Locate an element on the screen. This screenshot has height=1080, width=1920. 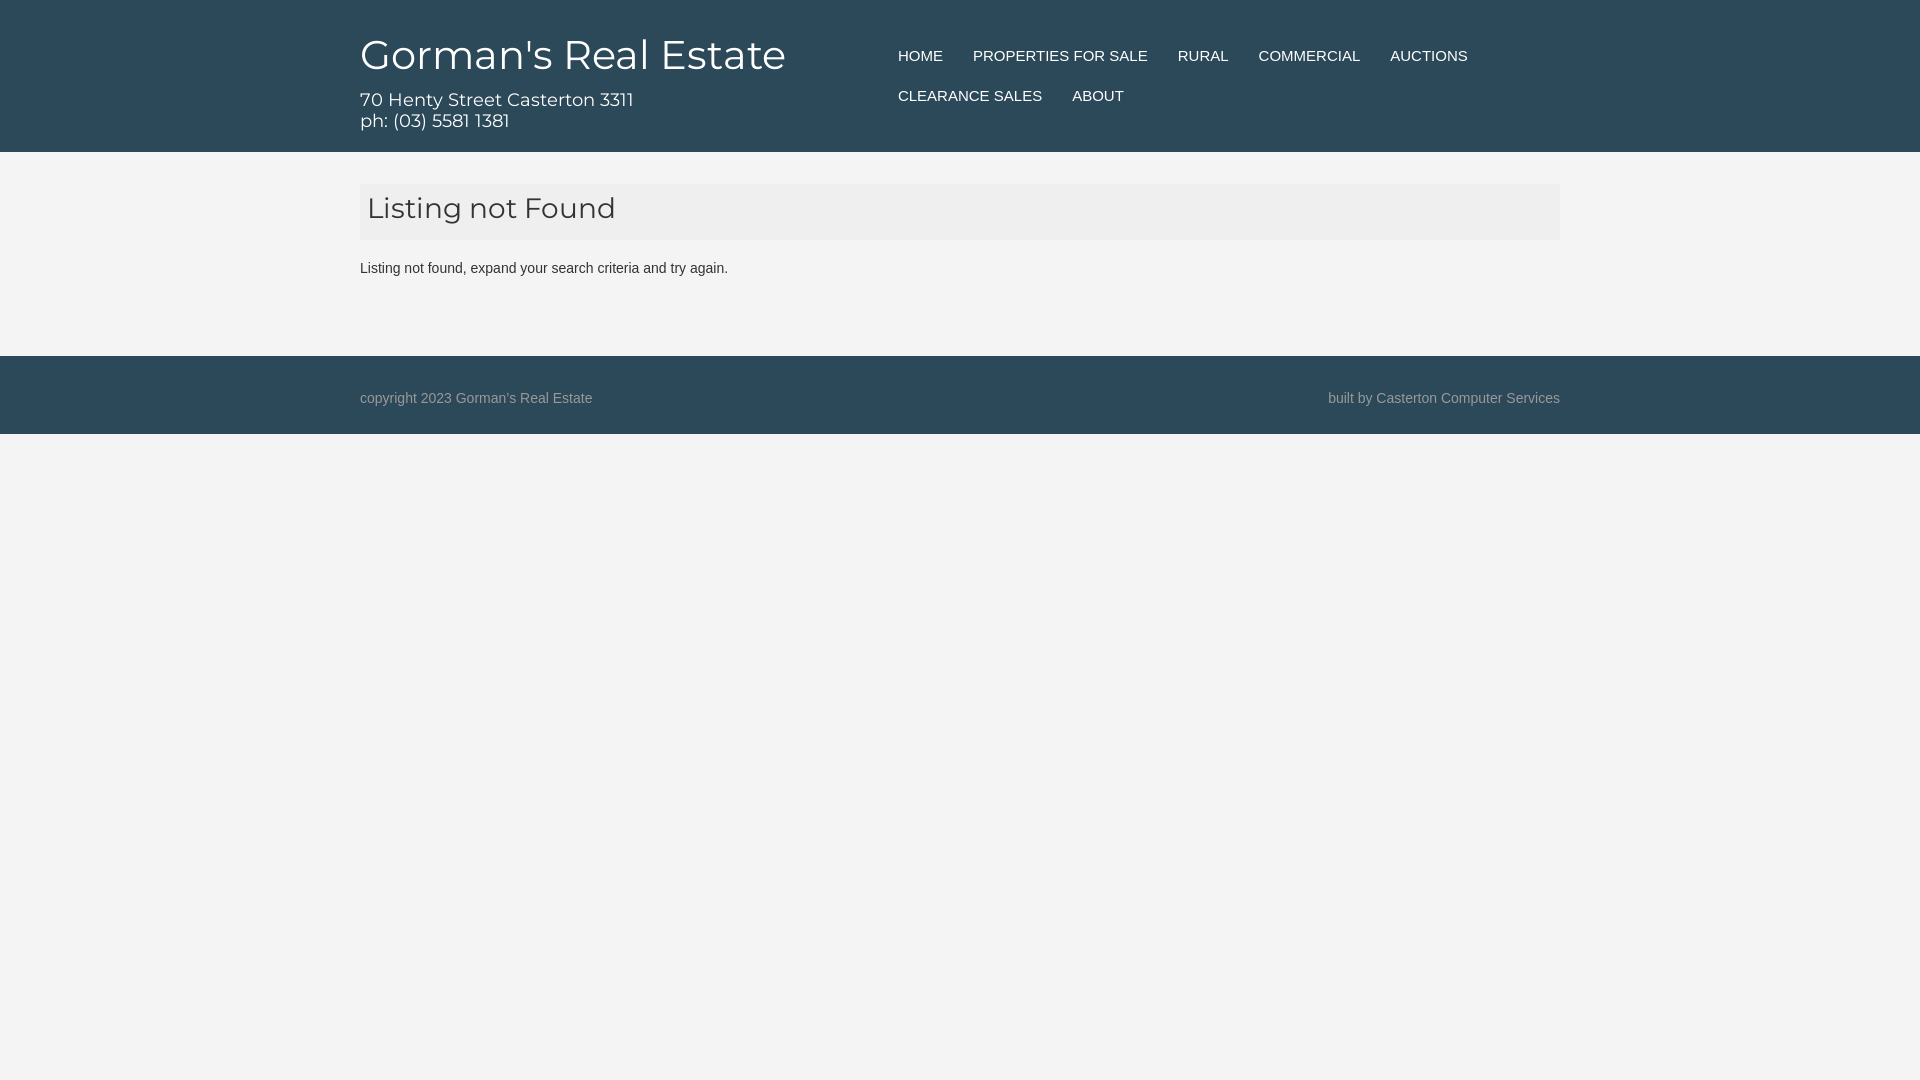
'RURAL' is located at coordinates (1202, 55).